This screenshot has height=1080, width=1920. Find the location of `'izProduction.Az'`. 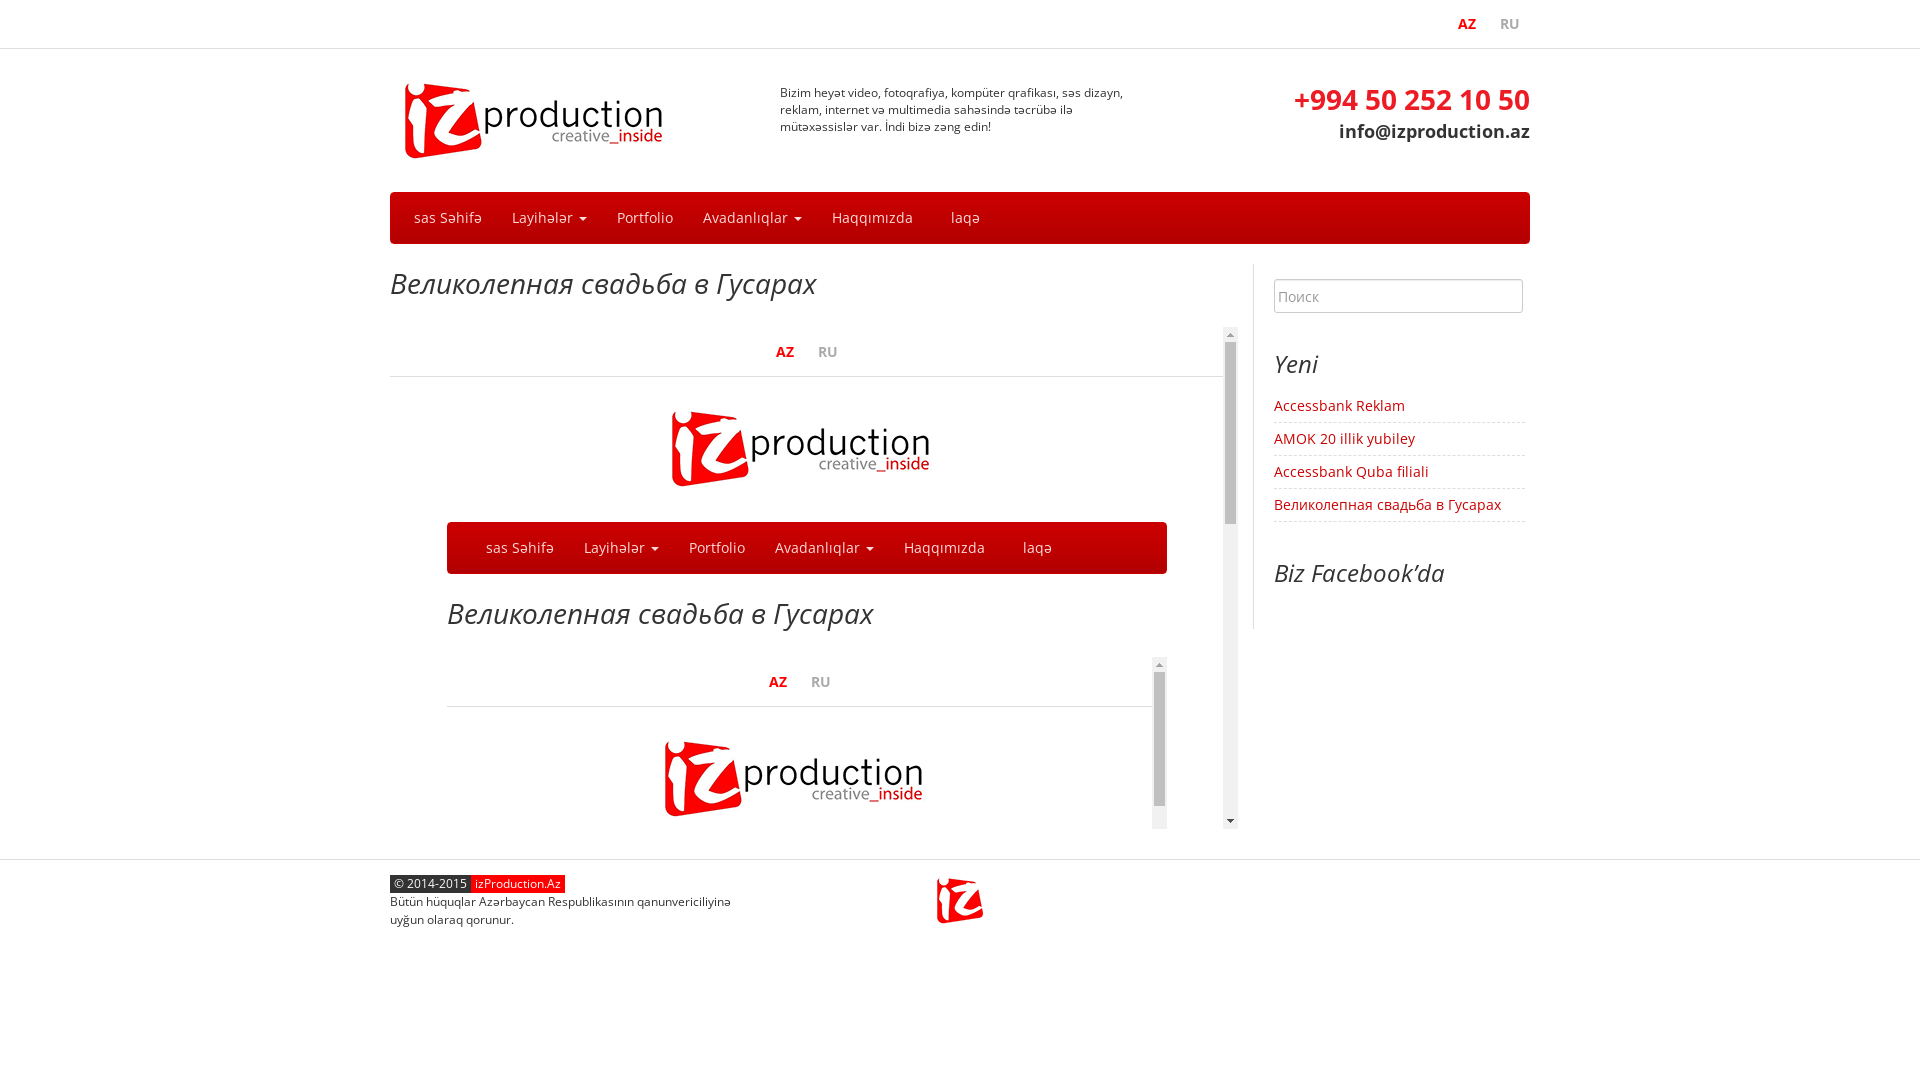

'izProduction.Az' is located at coordinates (518, 882).